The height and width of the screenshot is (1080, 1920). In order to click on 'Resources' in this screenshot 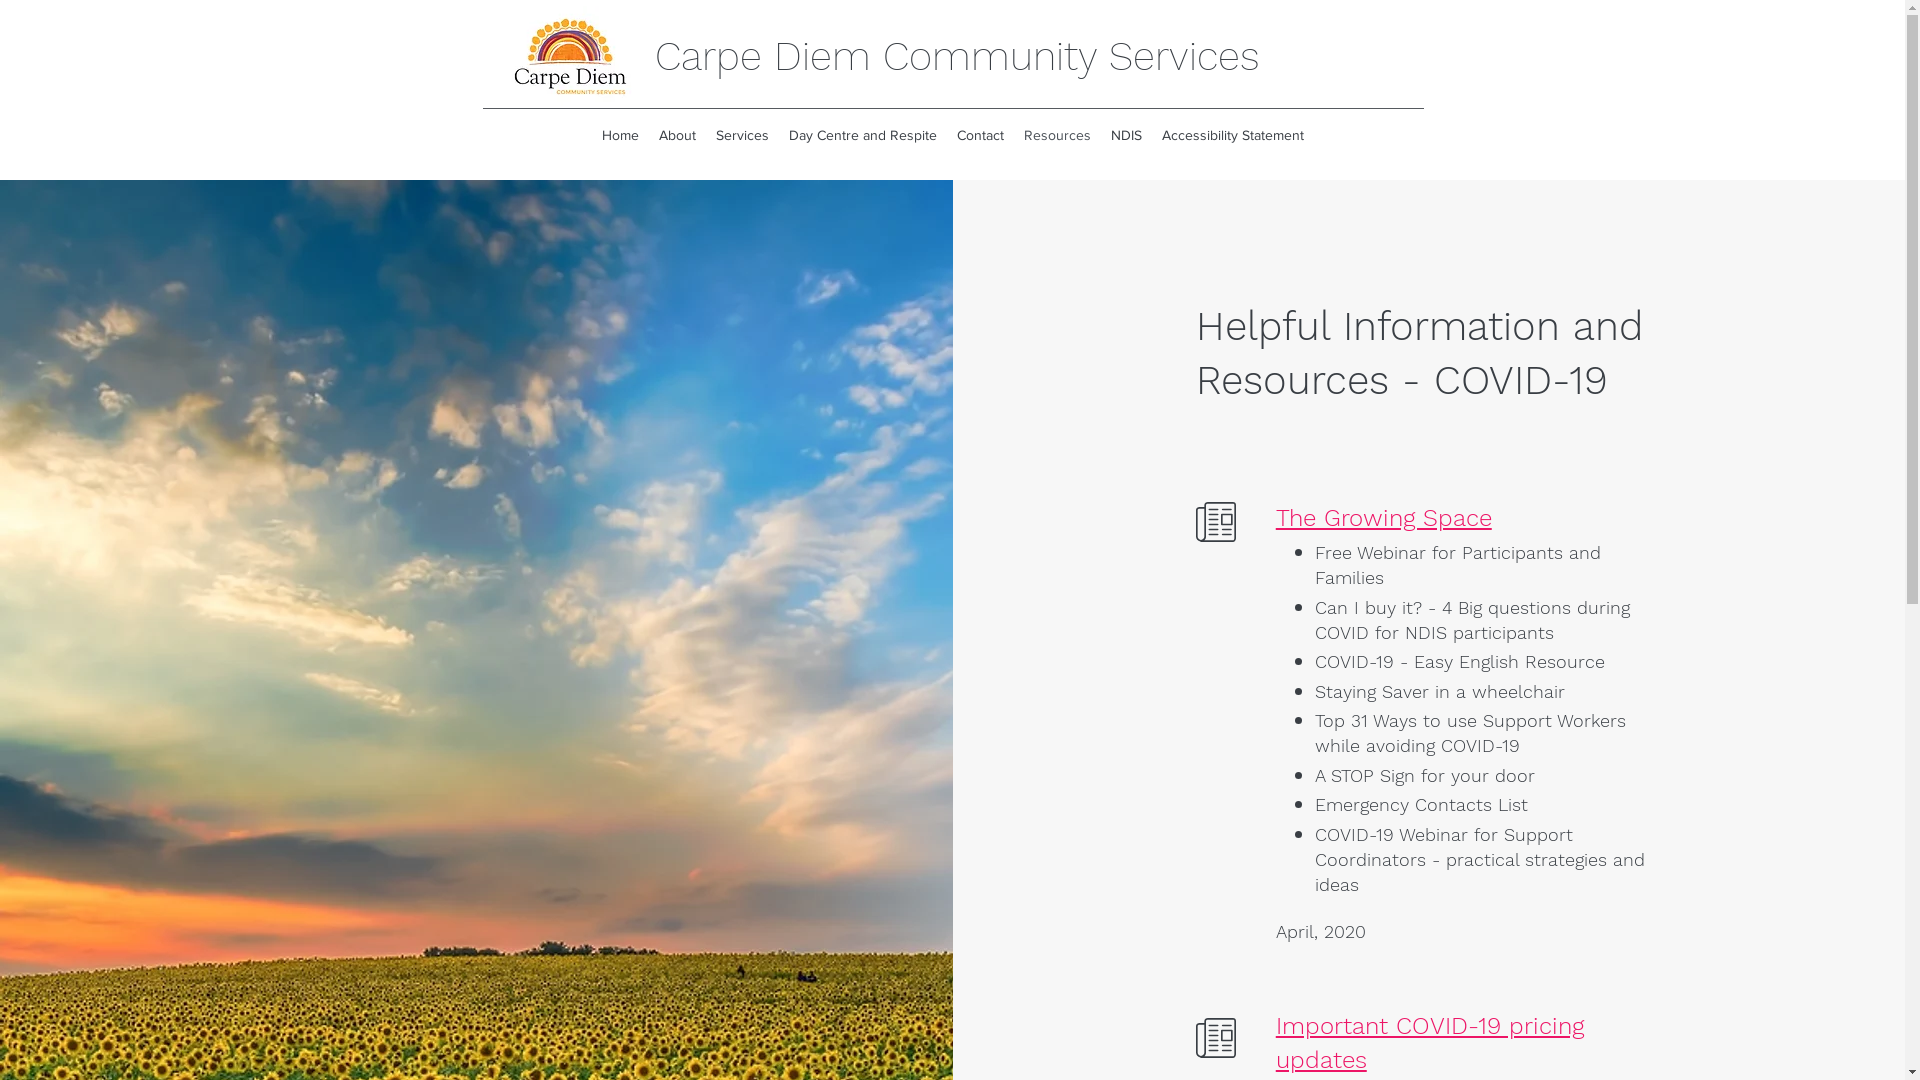, I will do `click(1056, 135)`.